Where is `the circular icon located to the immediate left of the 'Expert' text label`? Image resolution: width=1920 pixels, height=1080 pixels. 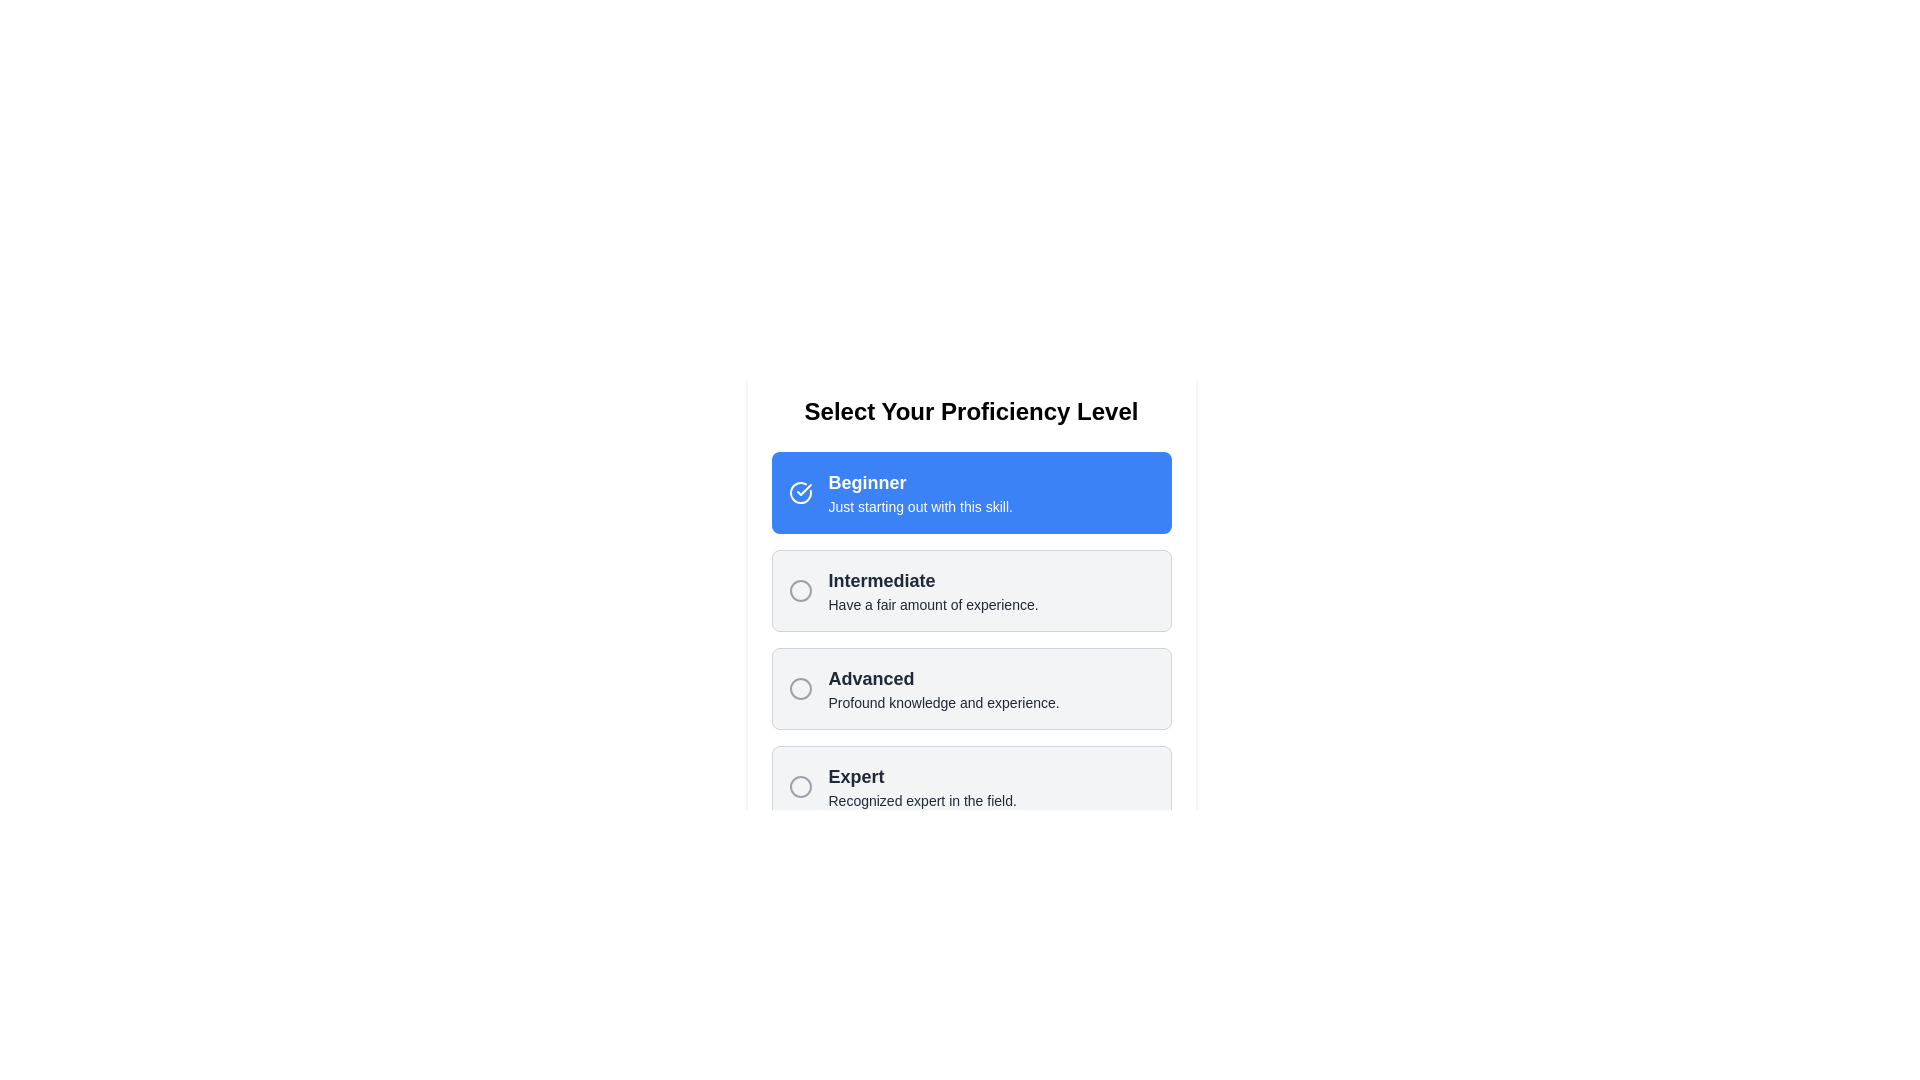
the circular icon located to the immediate left of the 'Expert' text label is located at coordinates (800, 785).